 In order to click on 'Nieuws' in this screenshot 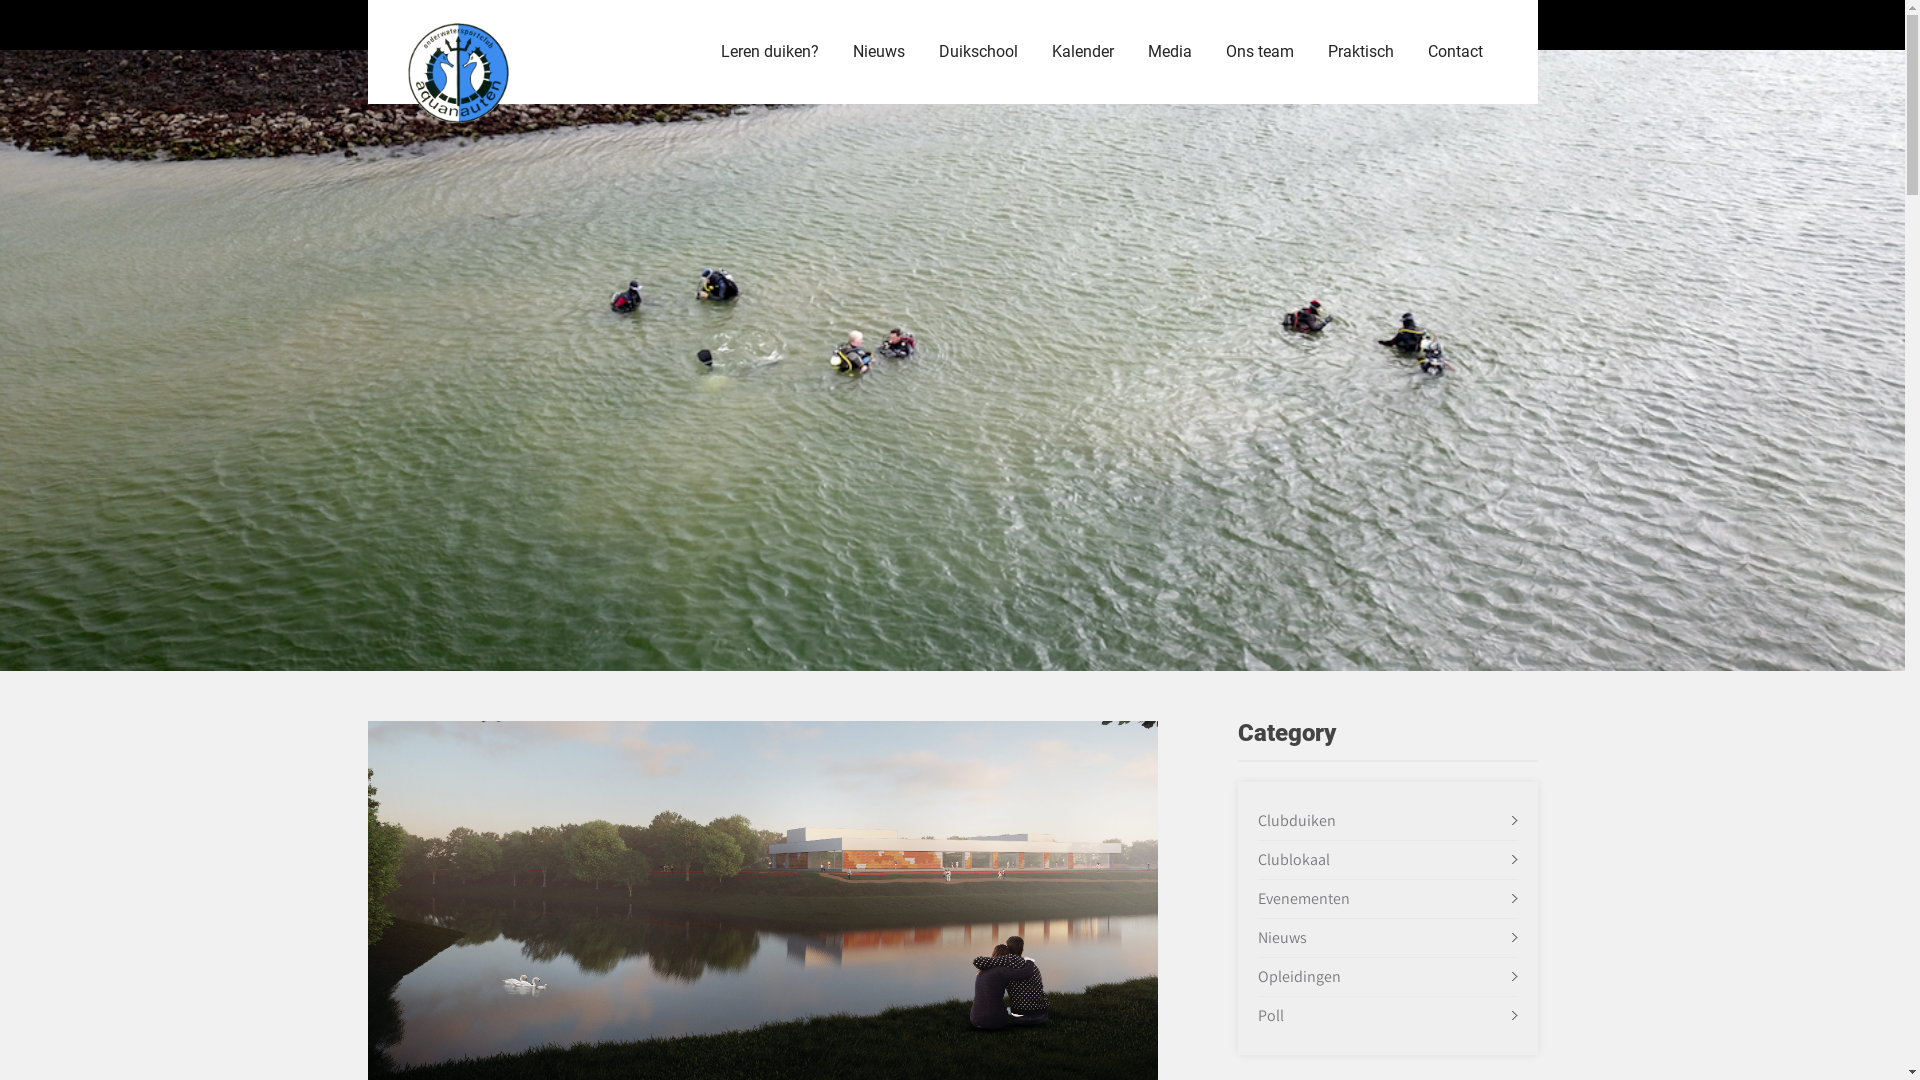, I will do `click(1282, 937)`.